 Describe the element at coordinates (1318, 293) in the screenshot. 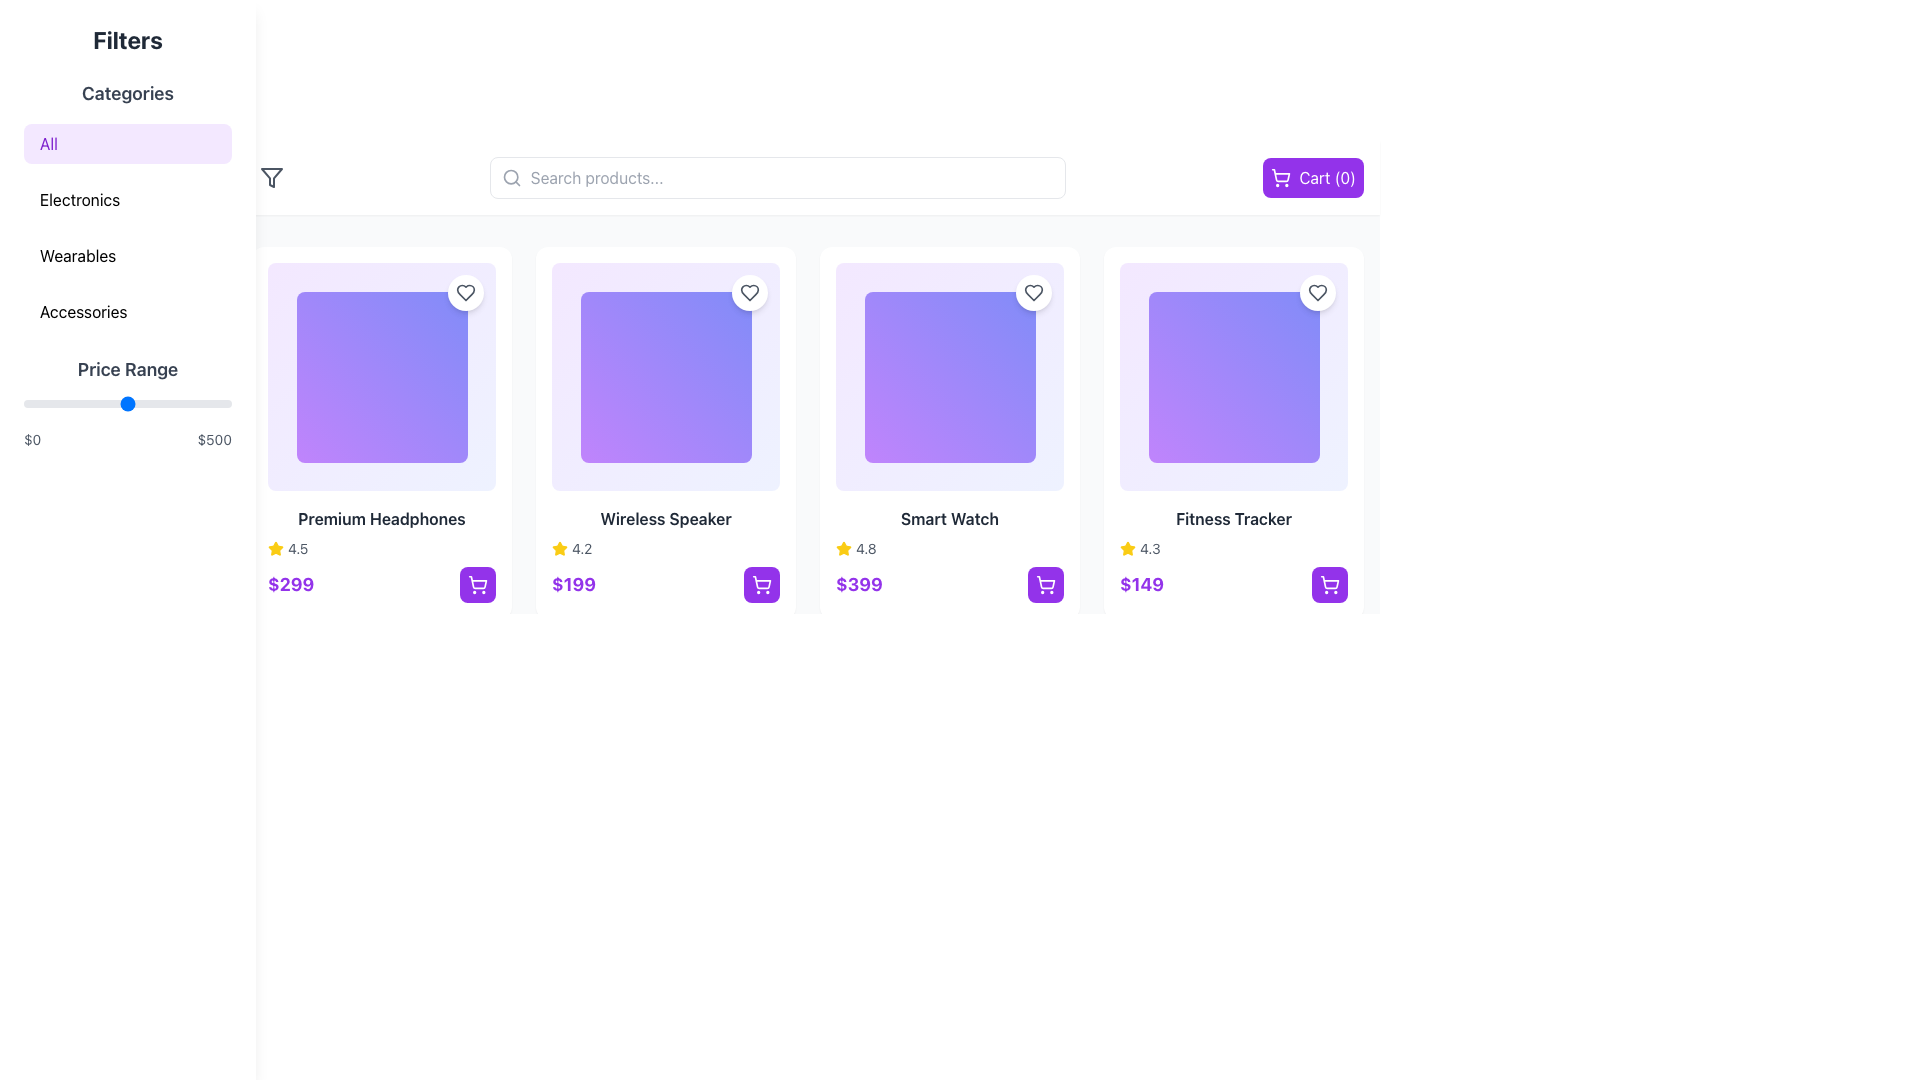

I see `the heart icon button located` at that location.